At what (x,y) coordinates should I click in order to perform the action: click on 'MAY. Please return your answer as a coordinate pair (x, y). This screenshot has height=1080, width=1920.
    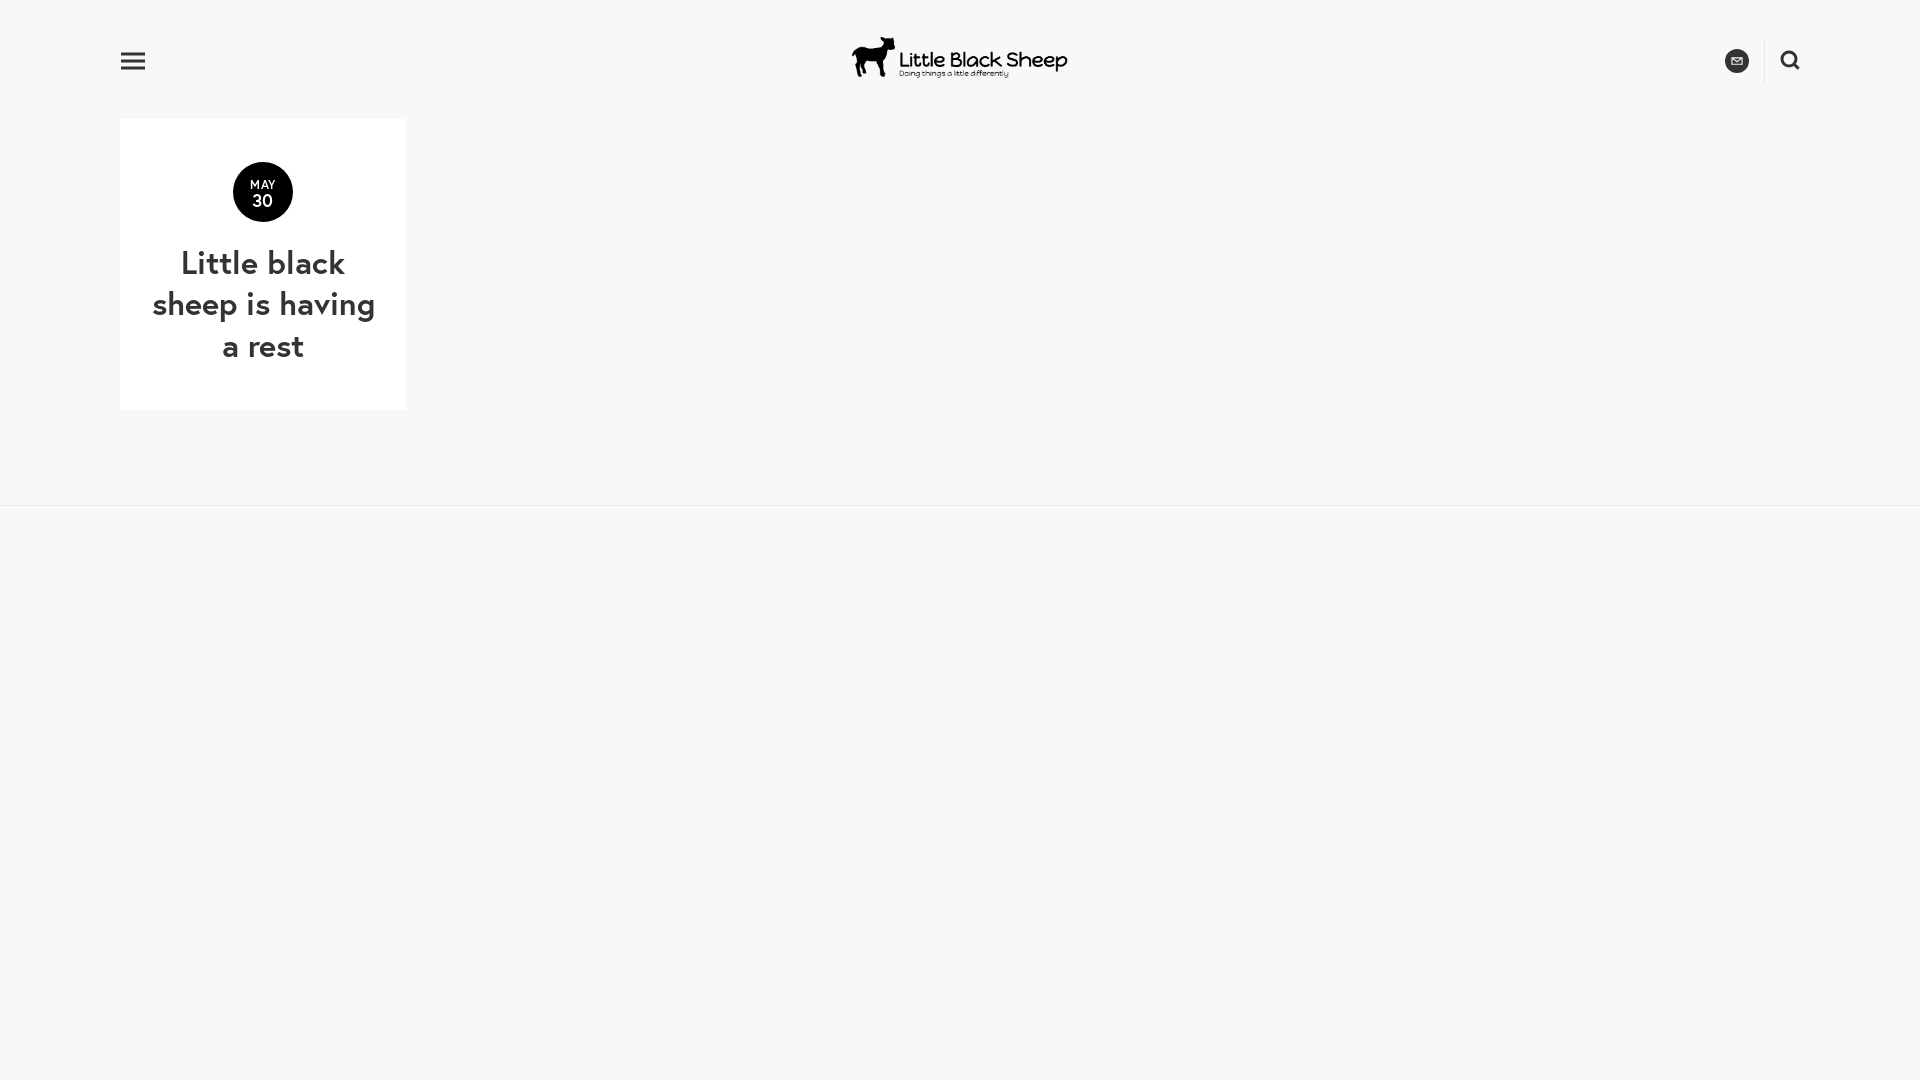
    Looking at the image, I should click on (142, 263).